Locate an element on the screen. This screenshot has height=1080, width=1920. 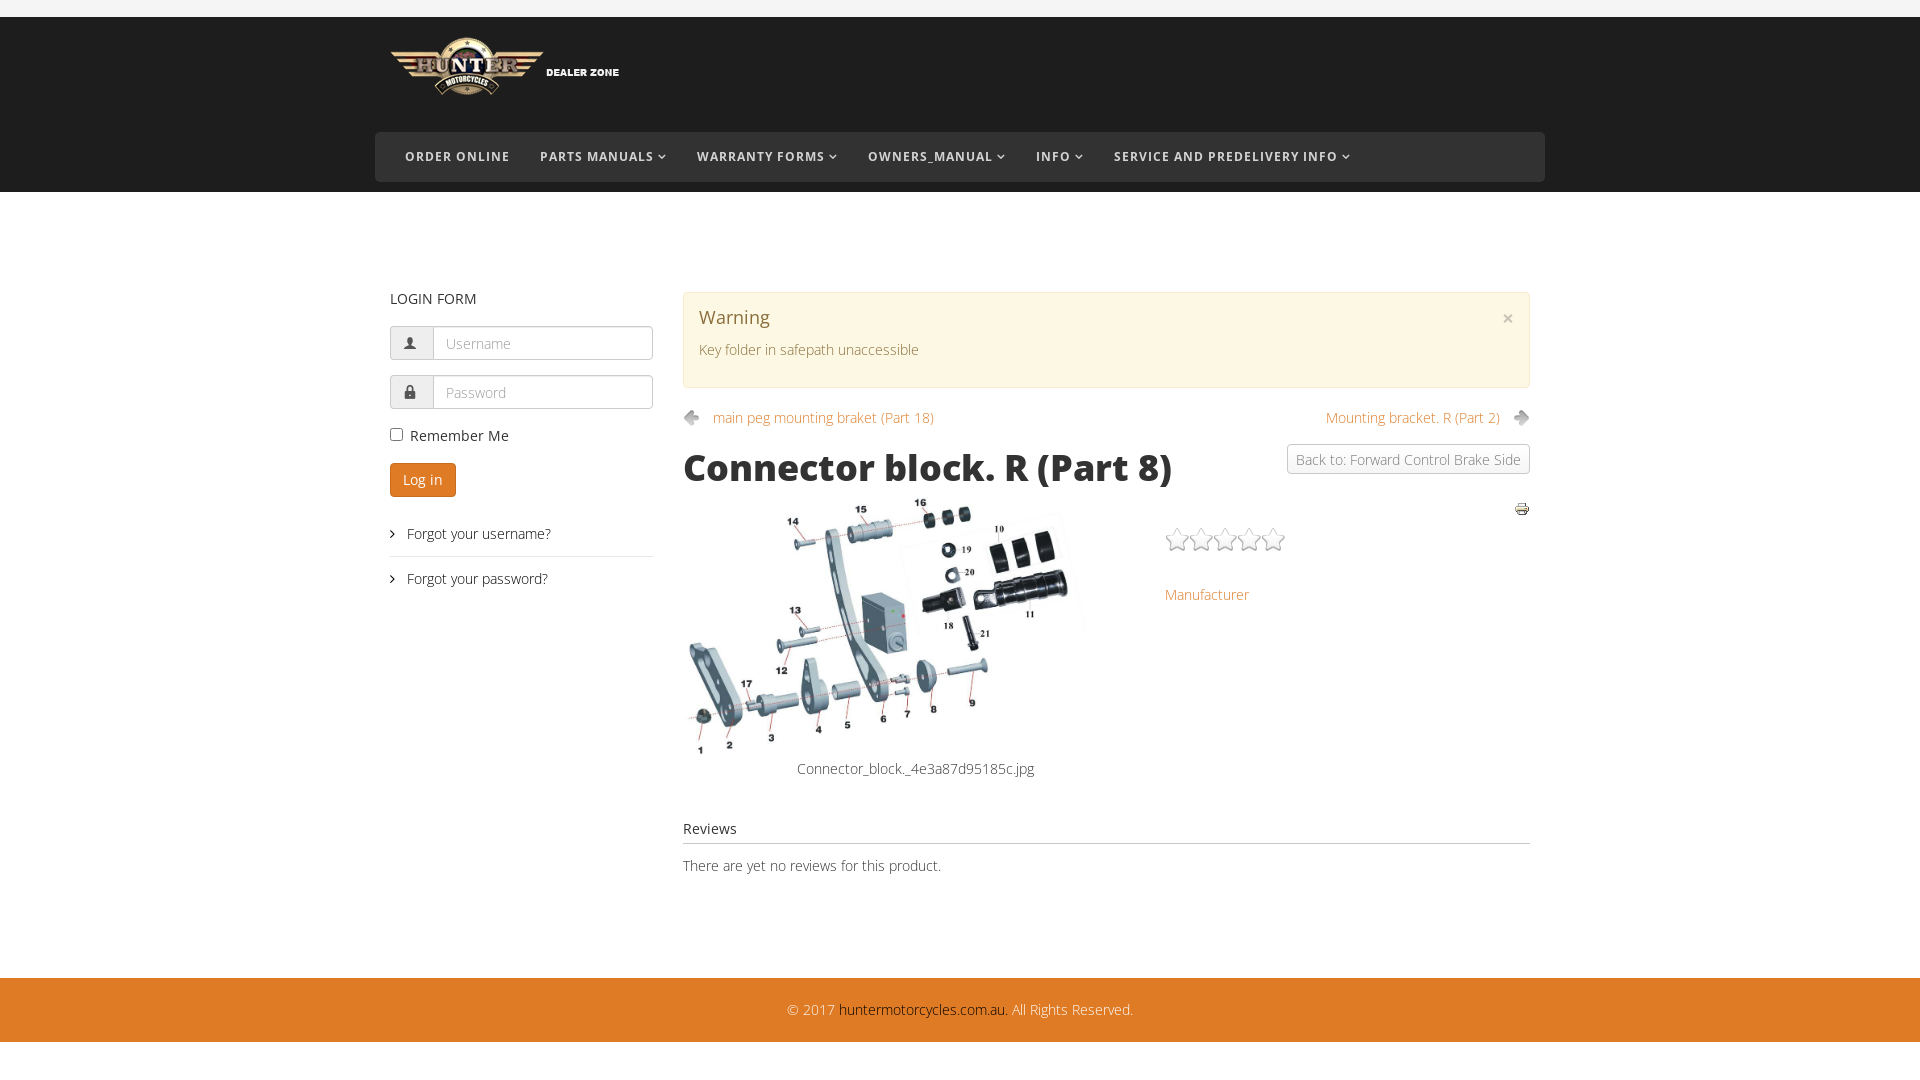
'Print' is located at coordinates (1520, 508).